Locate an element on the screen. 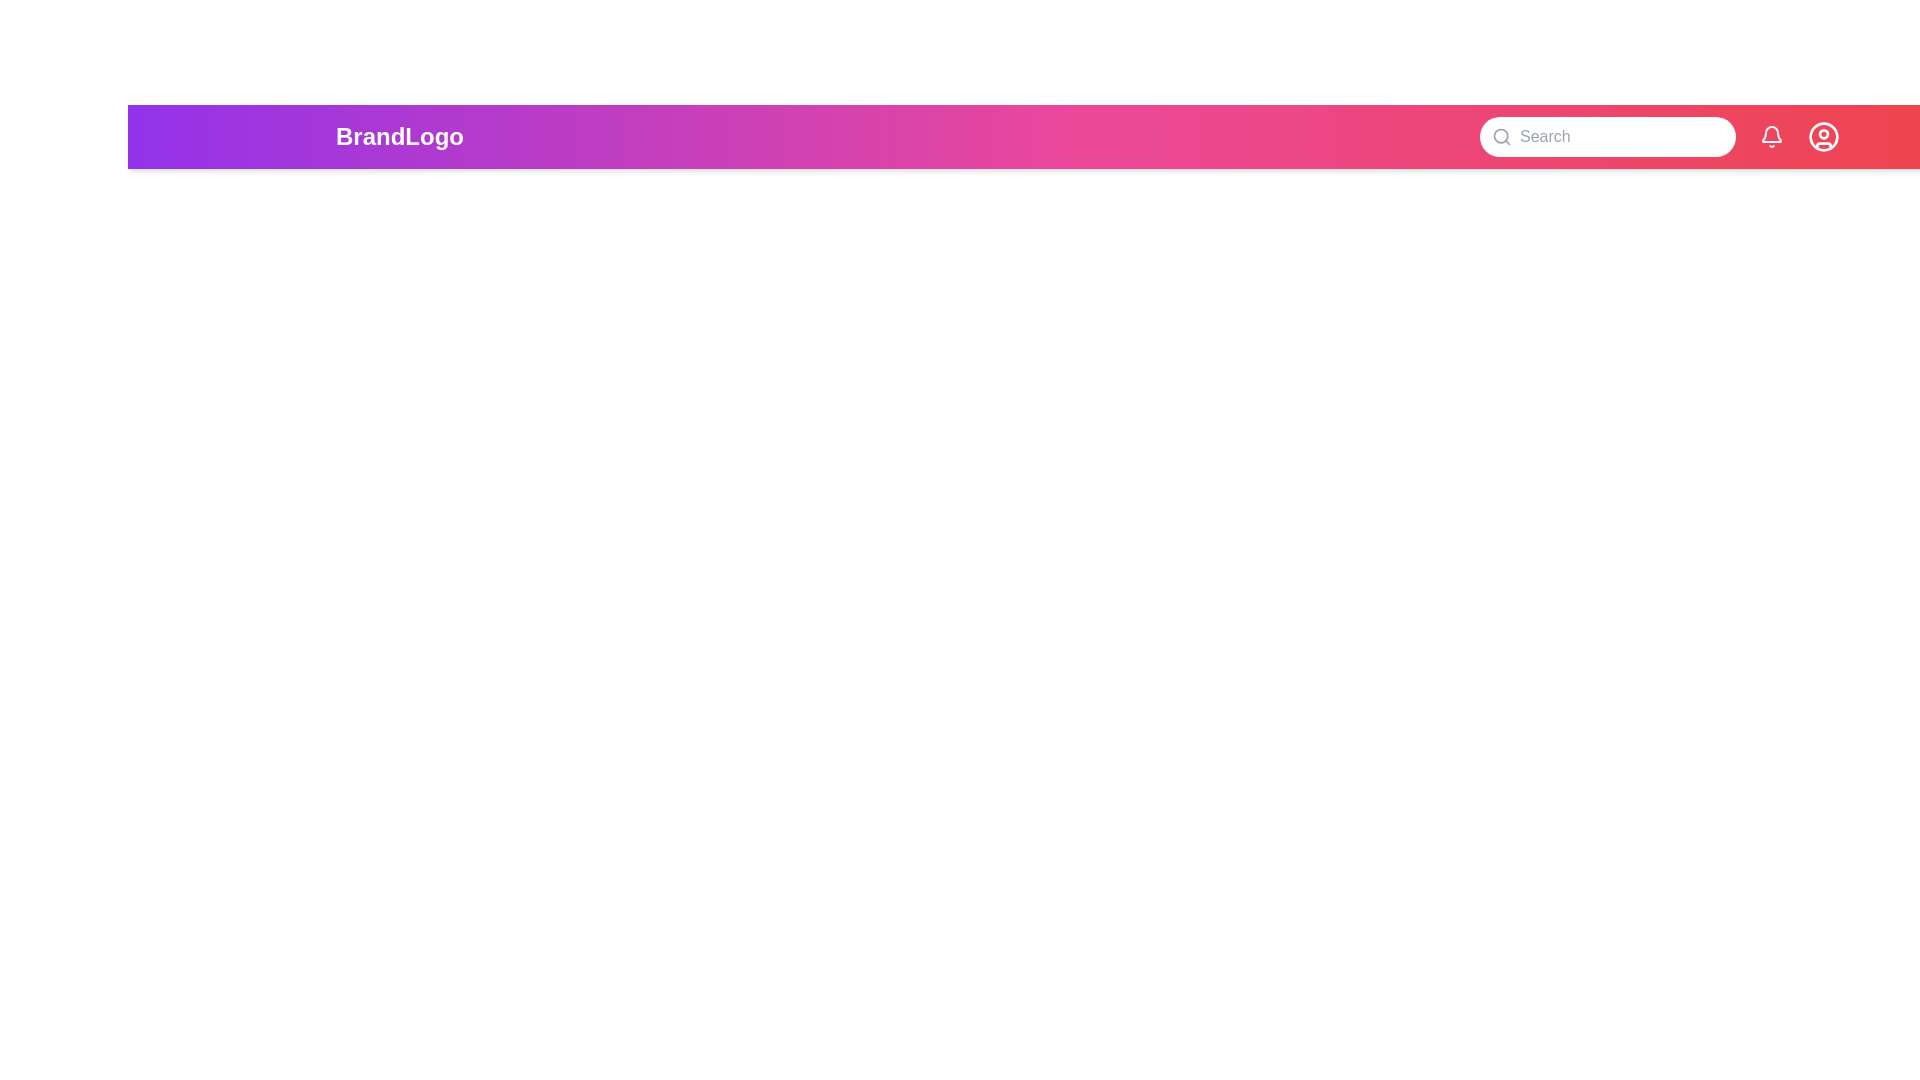  the bell-shaped icon button located is located at coordinates (1771, 136).